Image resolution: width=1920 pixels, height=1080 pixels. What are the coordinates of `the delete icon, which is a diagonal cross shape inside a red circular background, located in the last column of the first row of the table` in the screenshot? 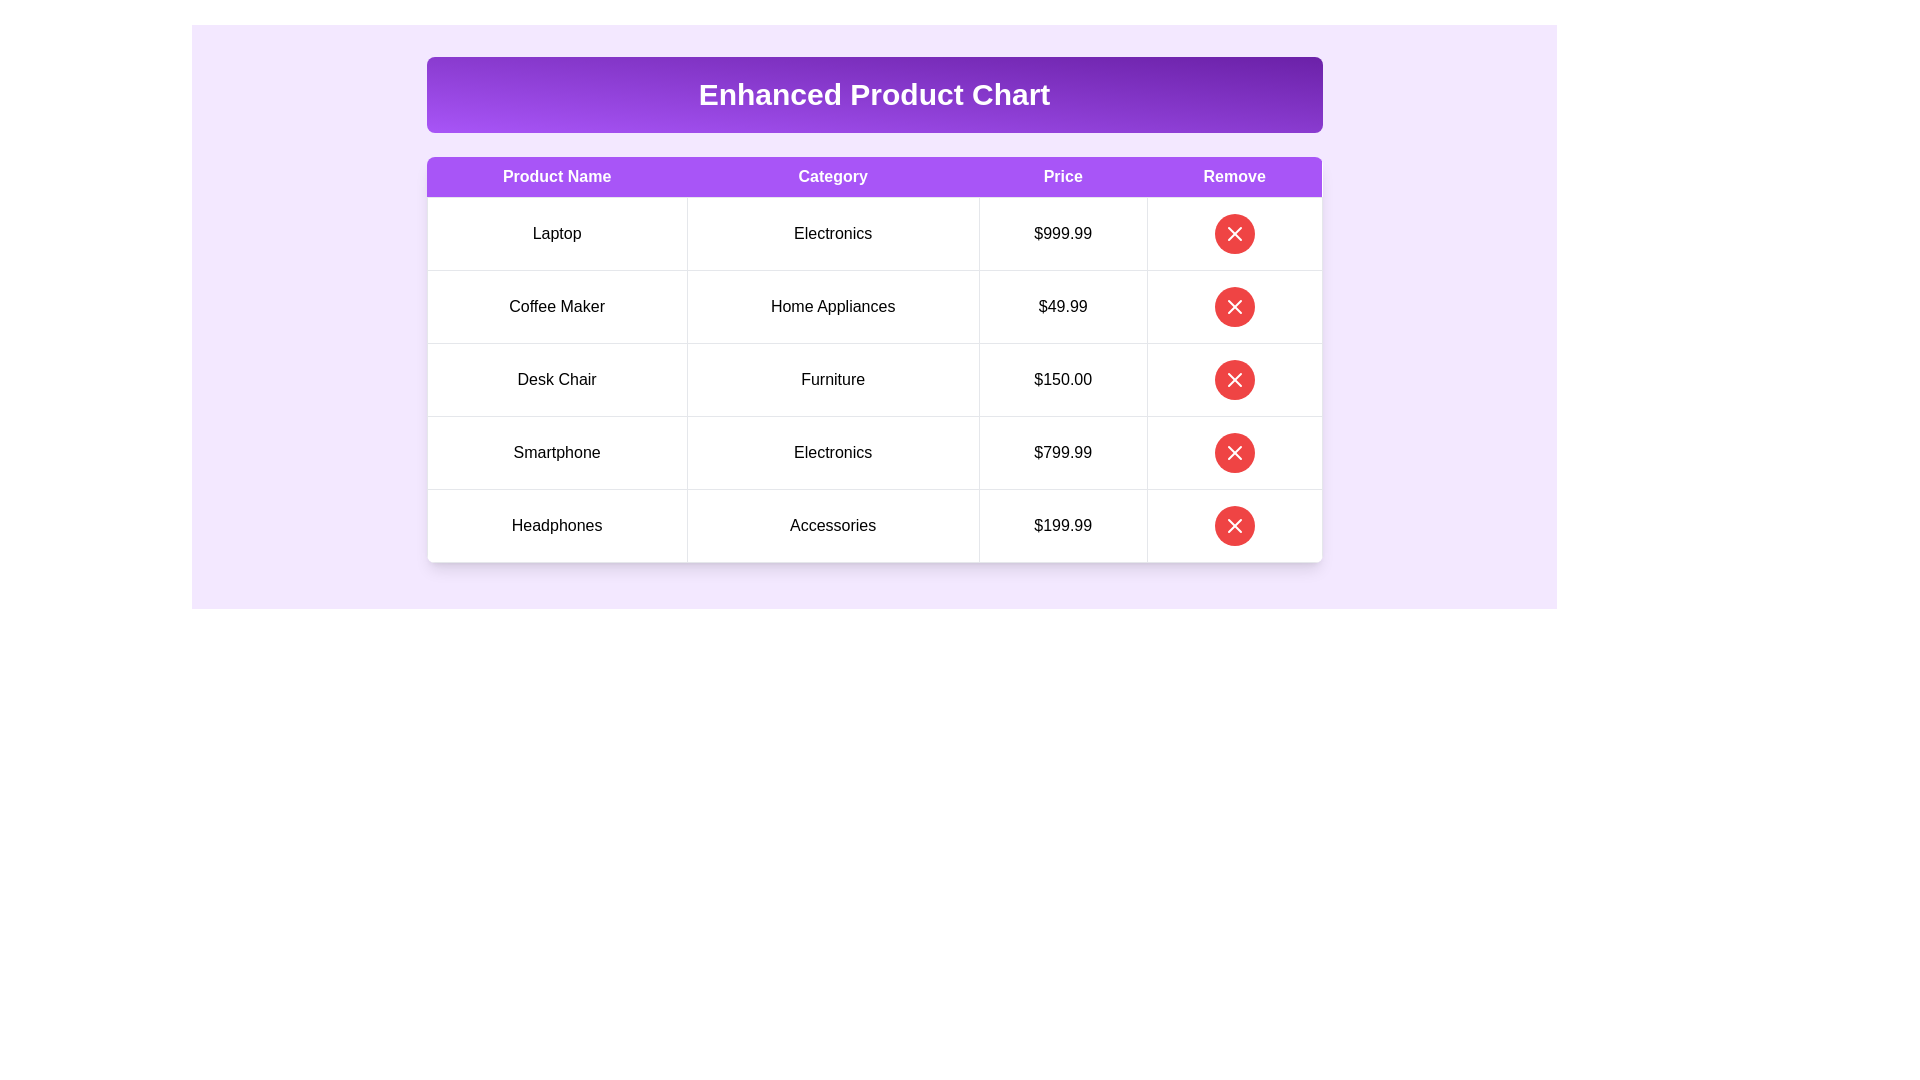 It's located at (1233, 380).